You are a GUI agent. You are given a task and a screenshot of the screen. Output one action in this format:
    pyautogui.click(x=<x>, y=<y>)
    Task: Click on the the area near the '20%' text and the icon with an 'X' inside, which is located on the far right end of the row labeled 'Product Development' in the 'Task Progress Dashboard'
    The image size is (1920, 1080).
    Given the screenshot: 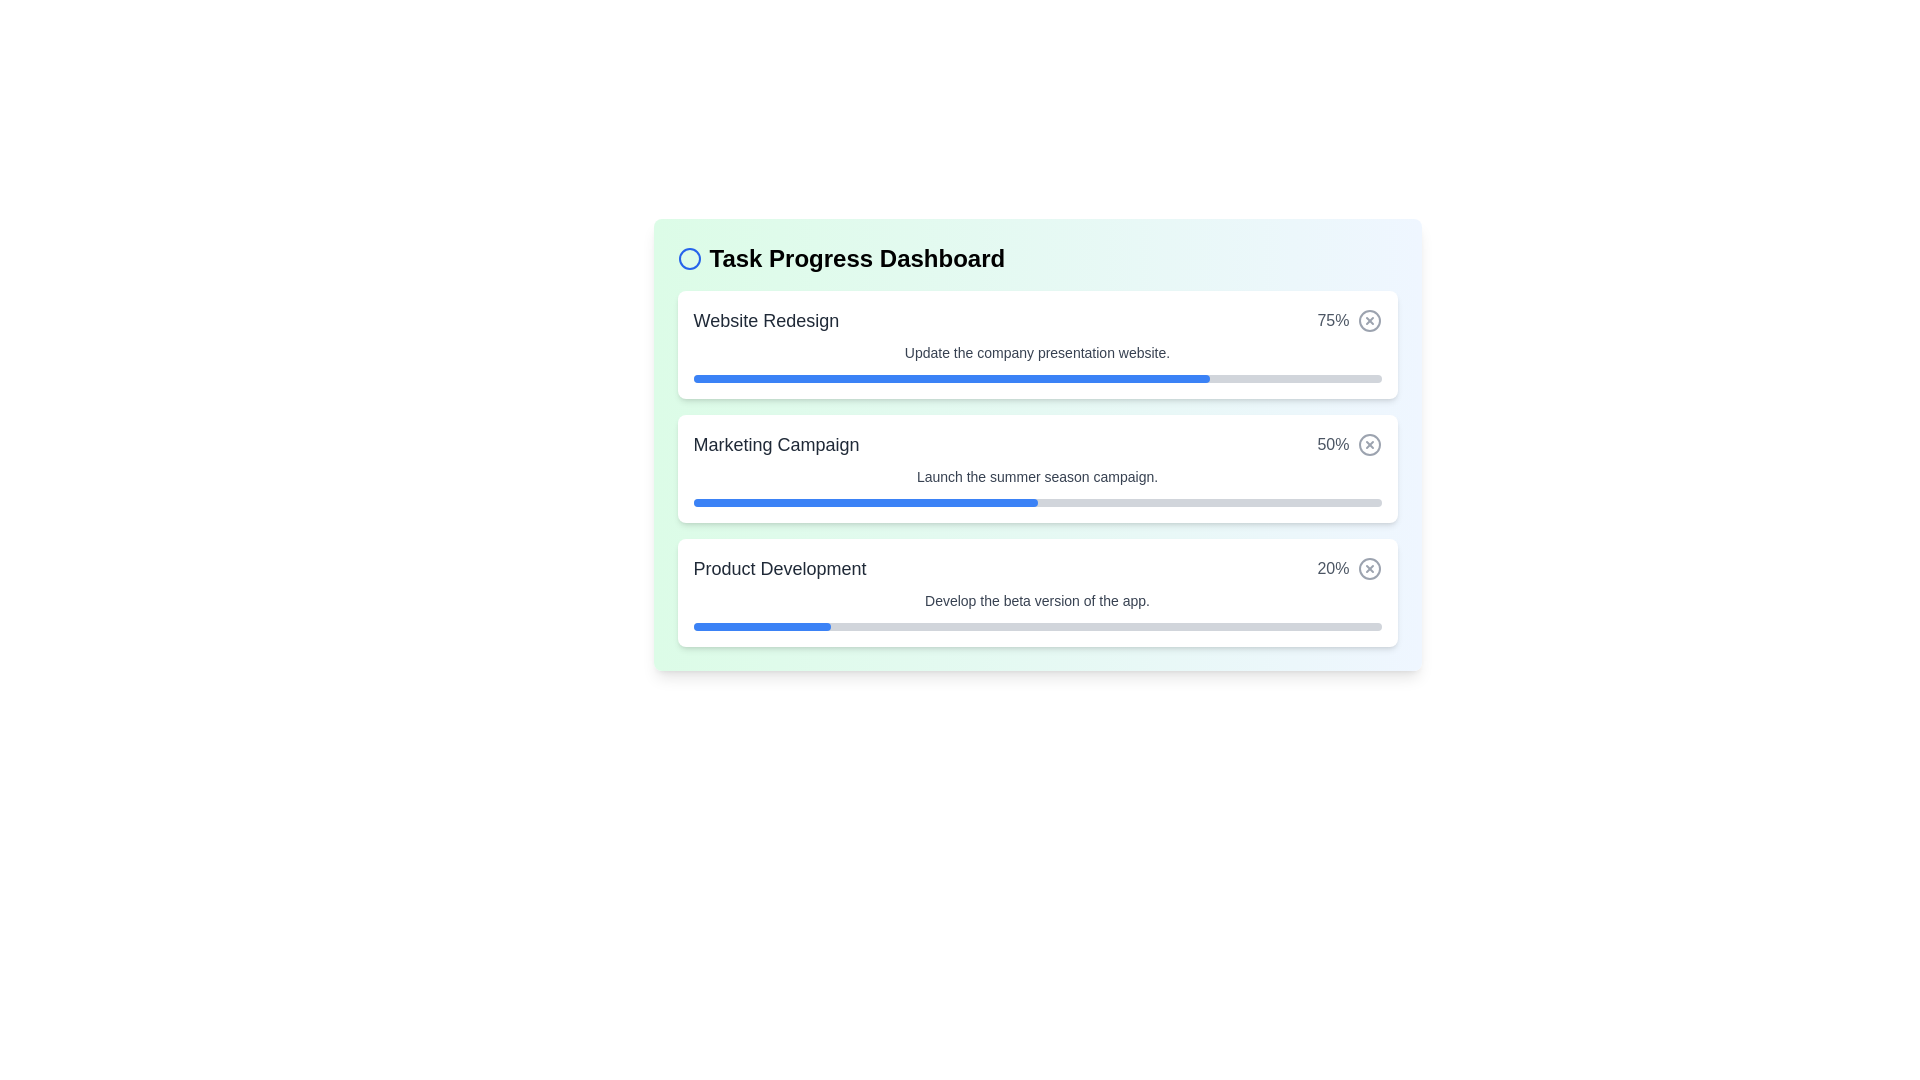 What is the action you would take?
    pyautogui.click(x=1349, y=569)
    